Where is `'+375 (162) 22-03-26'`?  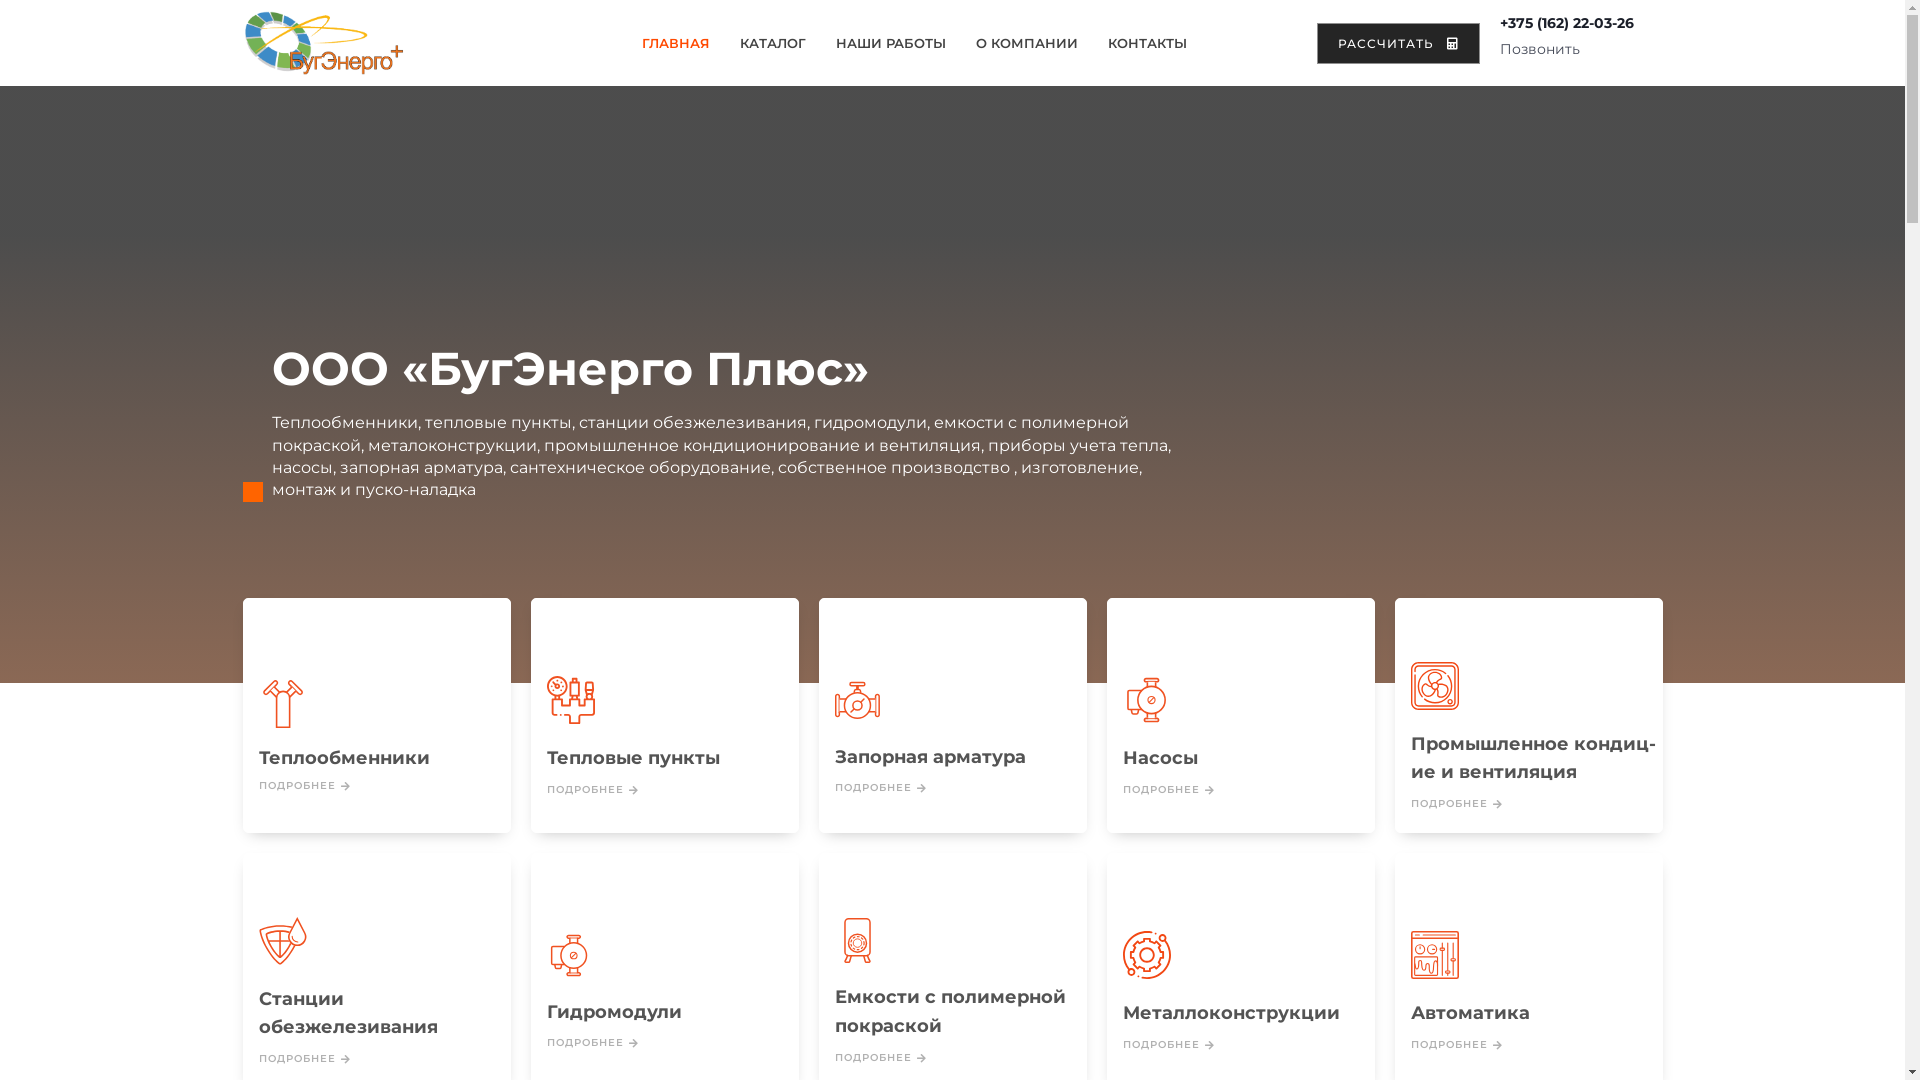
'+375 (162) 22-03-26' is located at coordinates (1499, 23).